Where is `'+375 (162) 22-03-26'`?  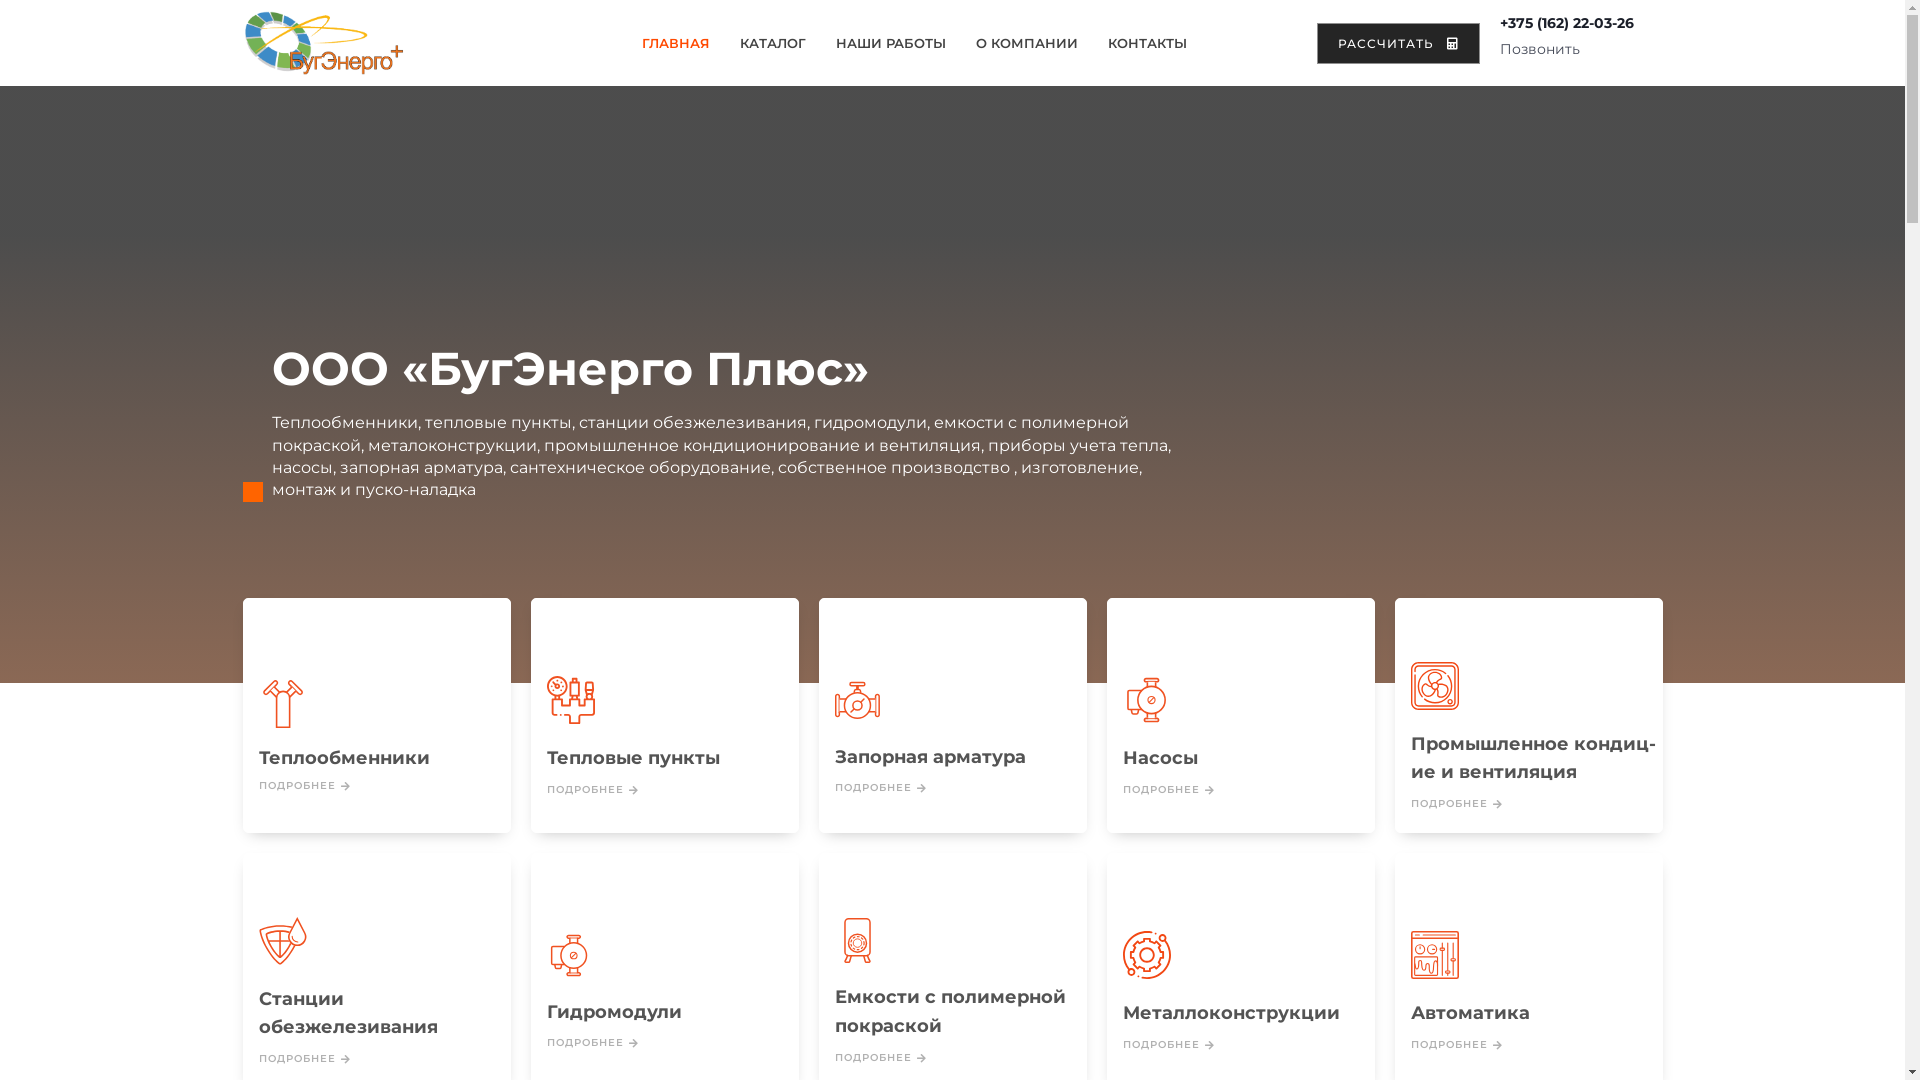
'+375 (162) 22-03-26' is located at coordinates (1499, 23).